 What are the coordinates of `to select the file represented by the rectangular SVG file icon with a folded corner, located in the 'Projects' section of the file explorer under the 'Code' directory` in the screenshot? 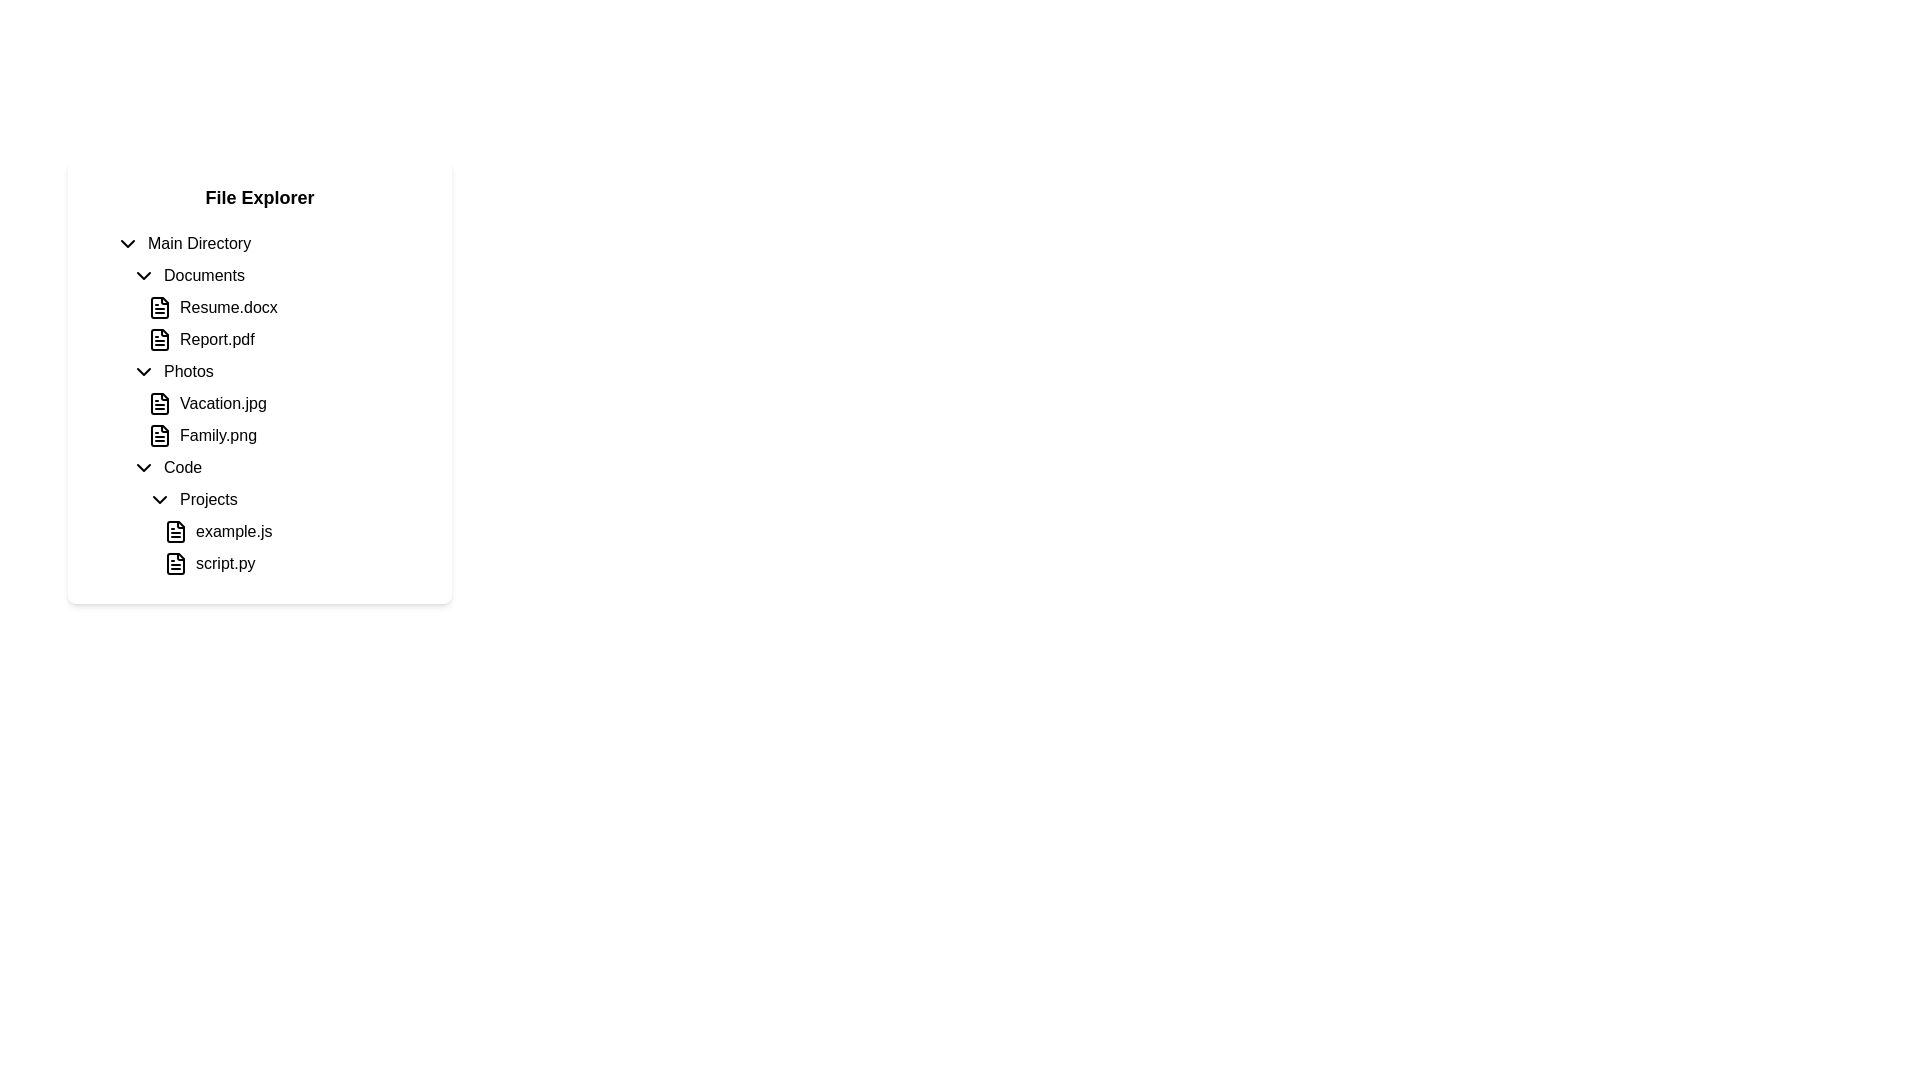 It's located at (176, 563).